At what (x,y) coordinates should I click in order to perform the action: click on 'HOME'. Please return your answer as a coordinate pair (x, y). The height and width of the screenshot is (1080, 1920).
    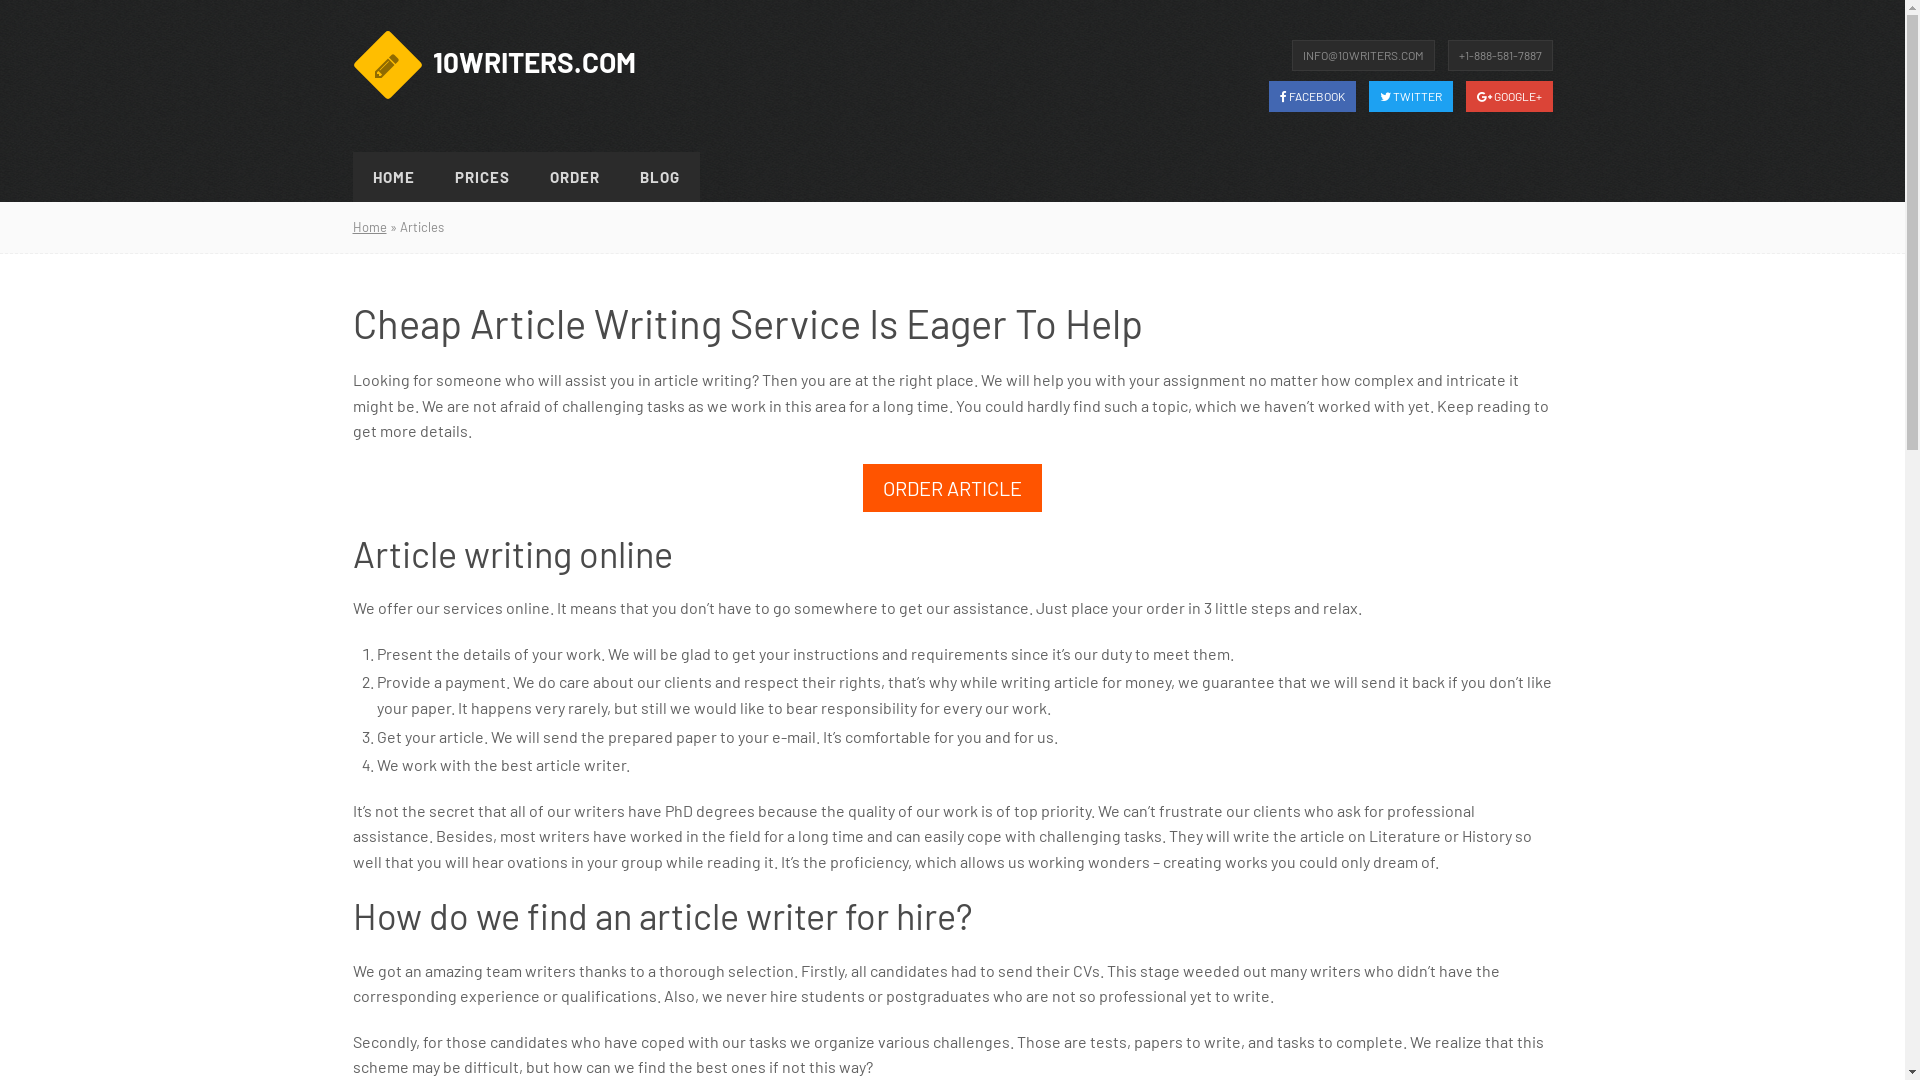
    Looking at the image, I should click on (393, 176).